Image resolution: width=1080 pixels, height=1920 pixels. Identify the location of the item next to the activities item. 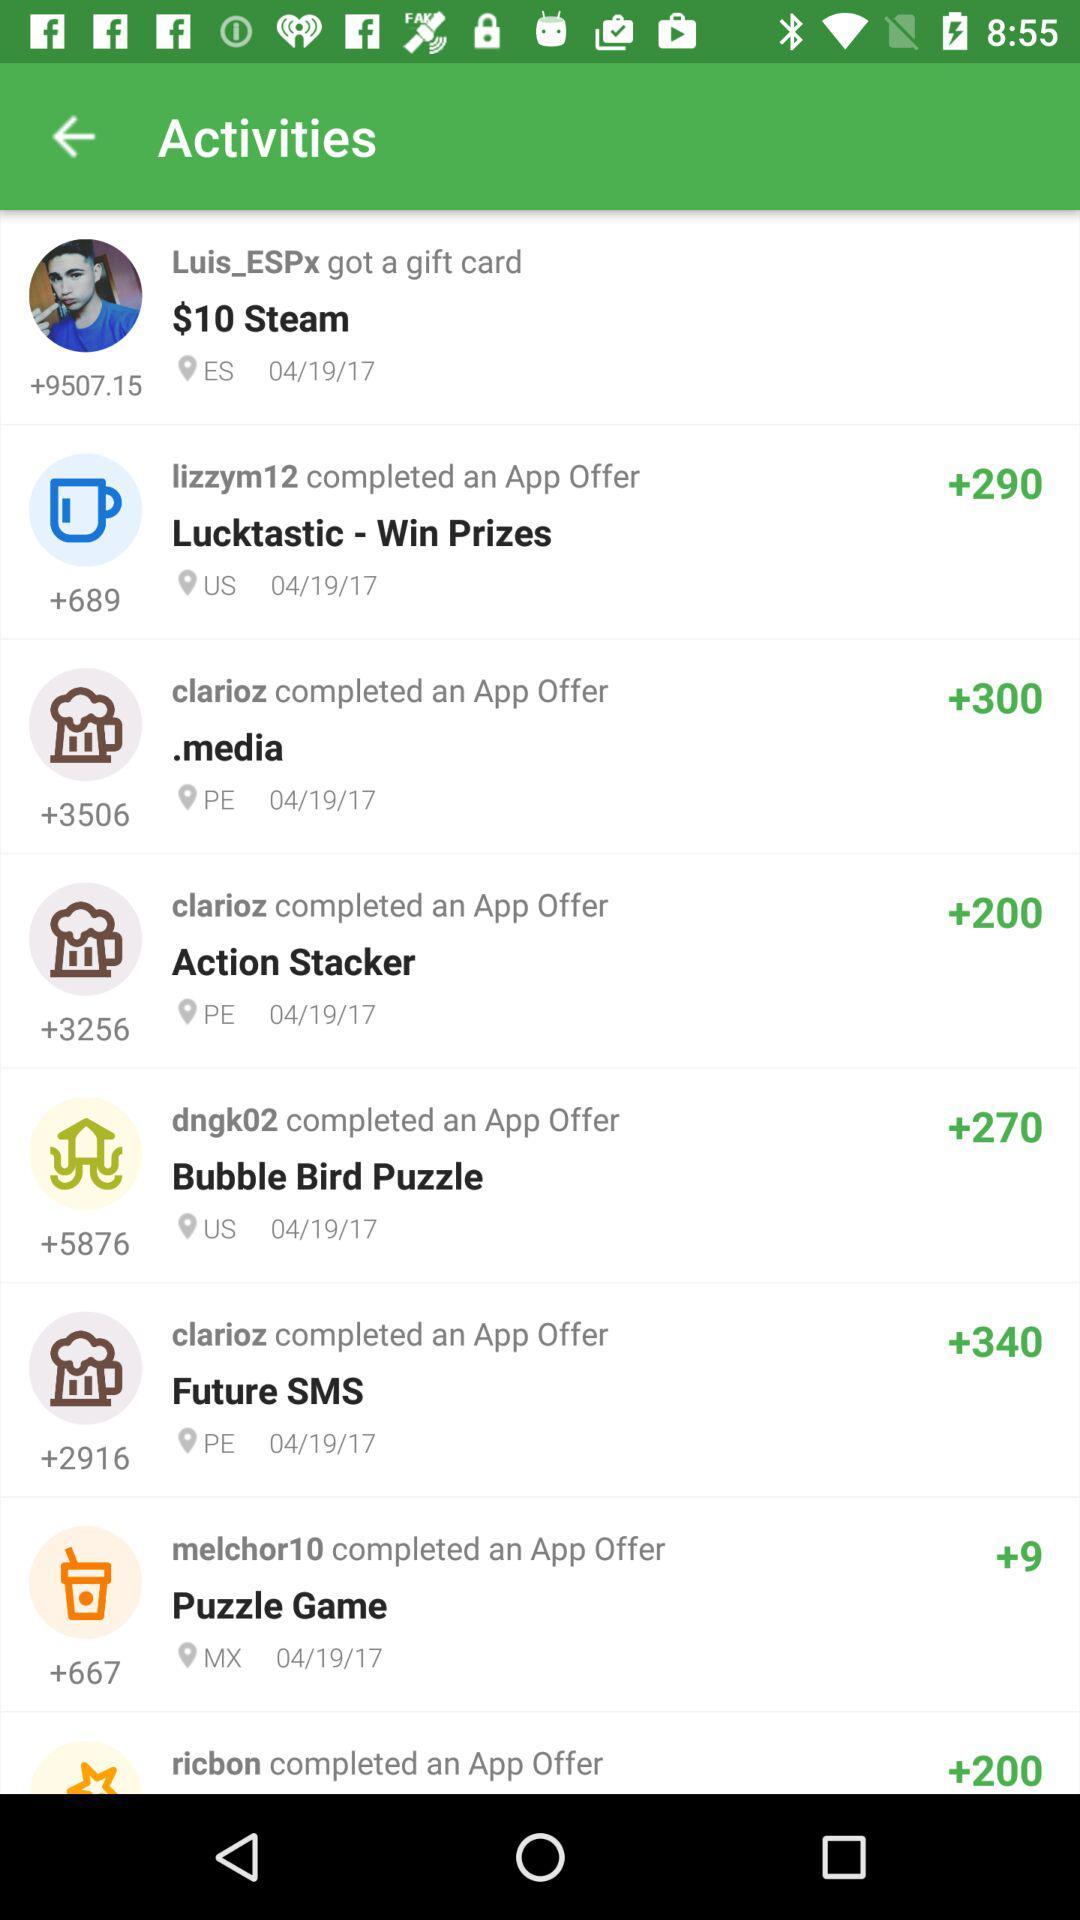
(72, 135).